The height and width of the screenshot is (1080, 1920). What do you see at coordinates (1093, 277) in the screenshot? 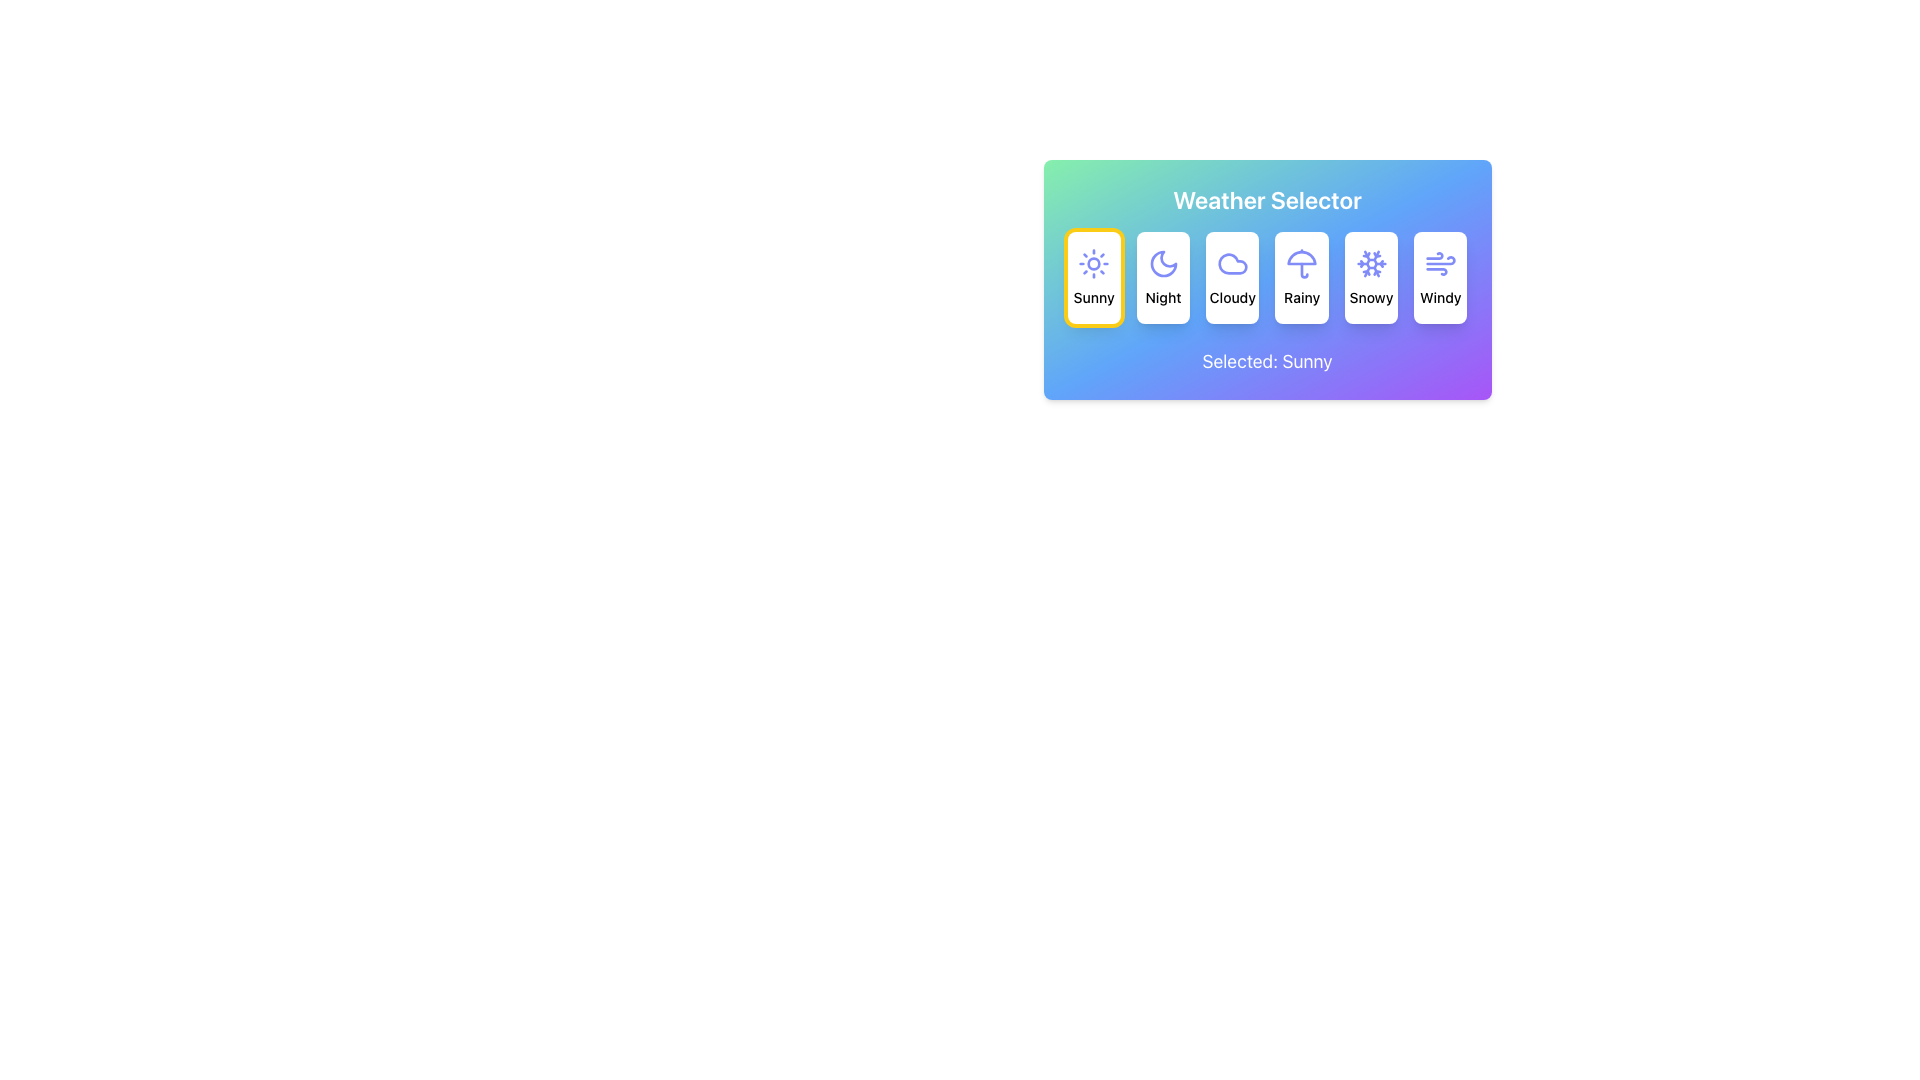
I see `the first button in the horizontal group representing weather conditions` at bounding box center [1093, 277].